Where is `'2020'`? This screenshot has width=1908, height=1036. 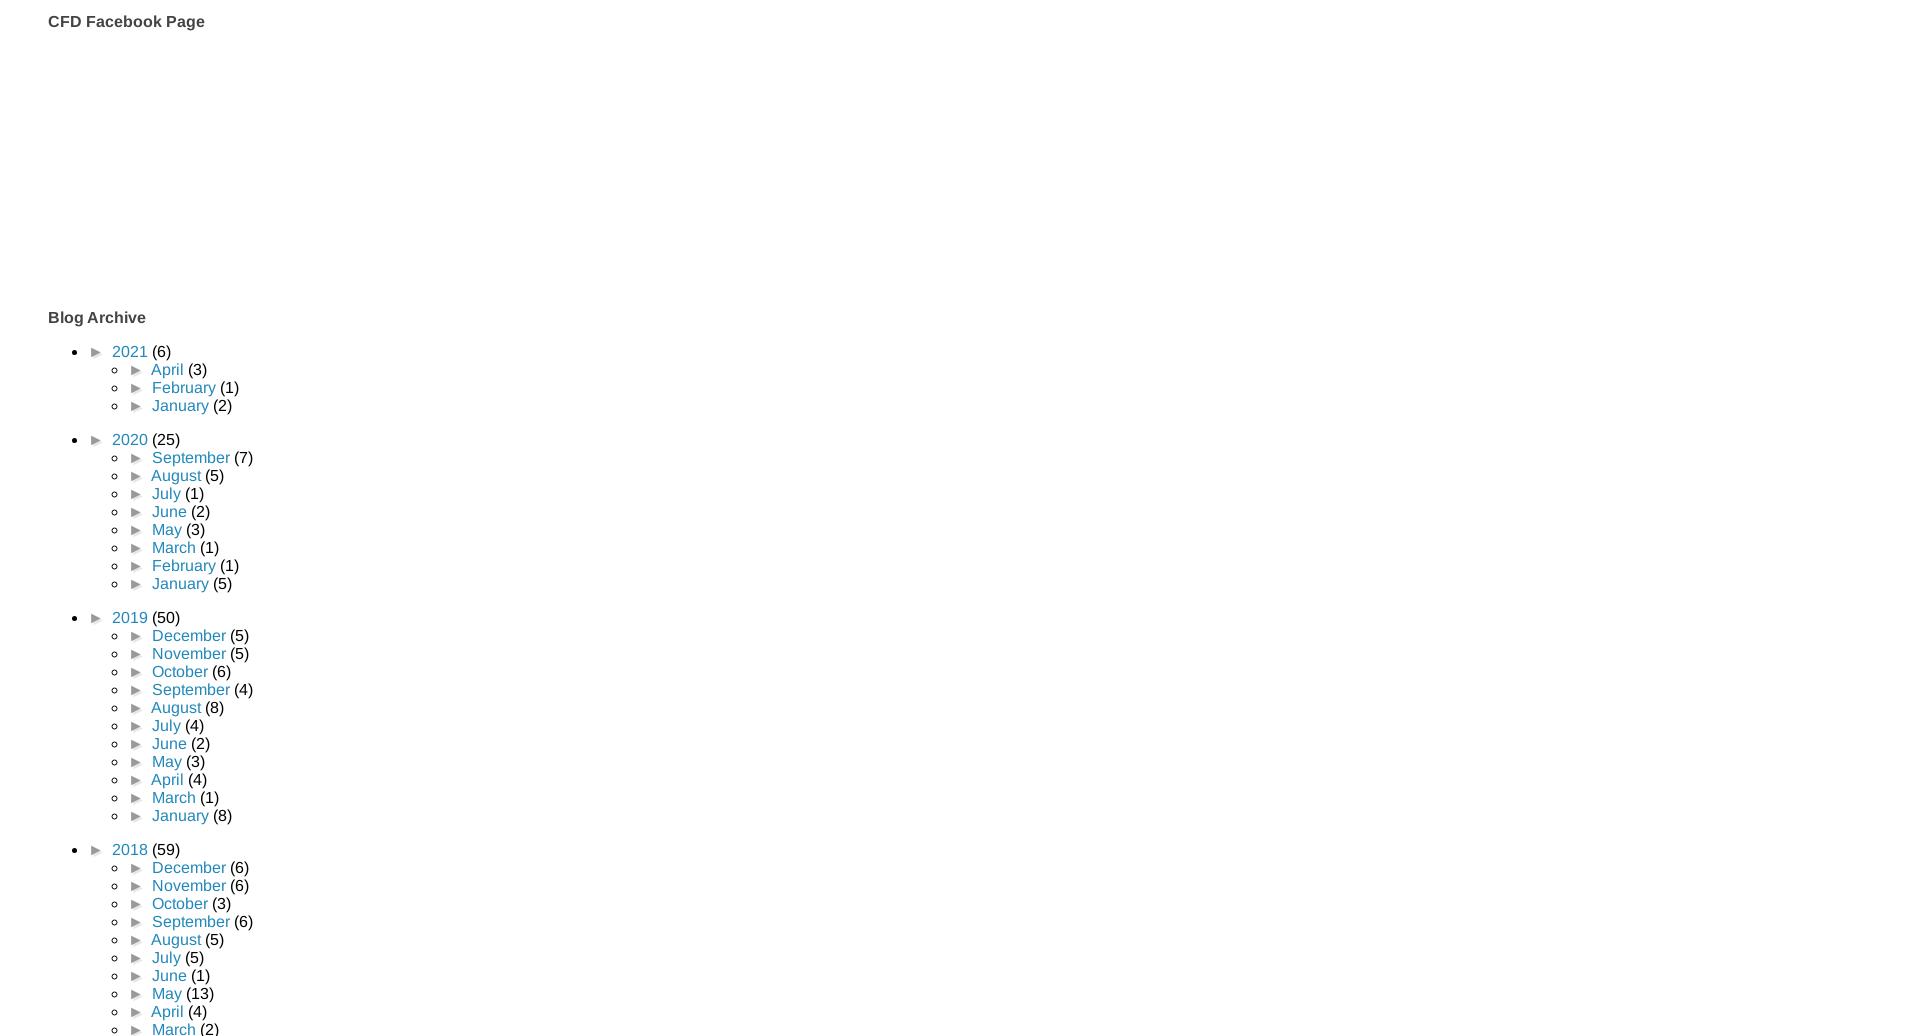 '2020' is located at coordinates (130, 438).